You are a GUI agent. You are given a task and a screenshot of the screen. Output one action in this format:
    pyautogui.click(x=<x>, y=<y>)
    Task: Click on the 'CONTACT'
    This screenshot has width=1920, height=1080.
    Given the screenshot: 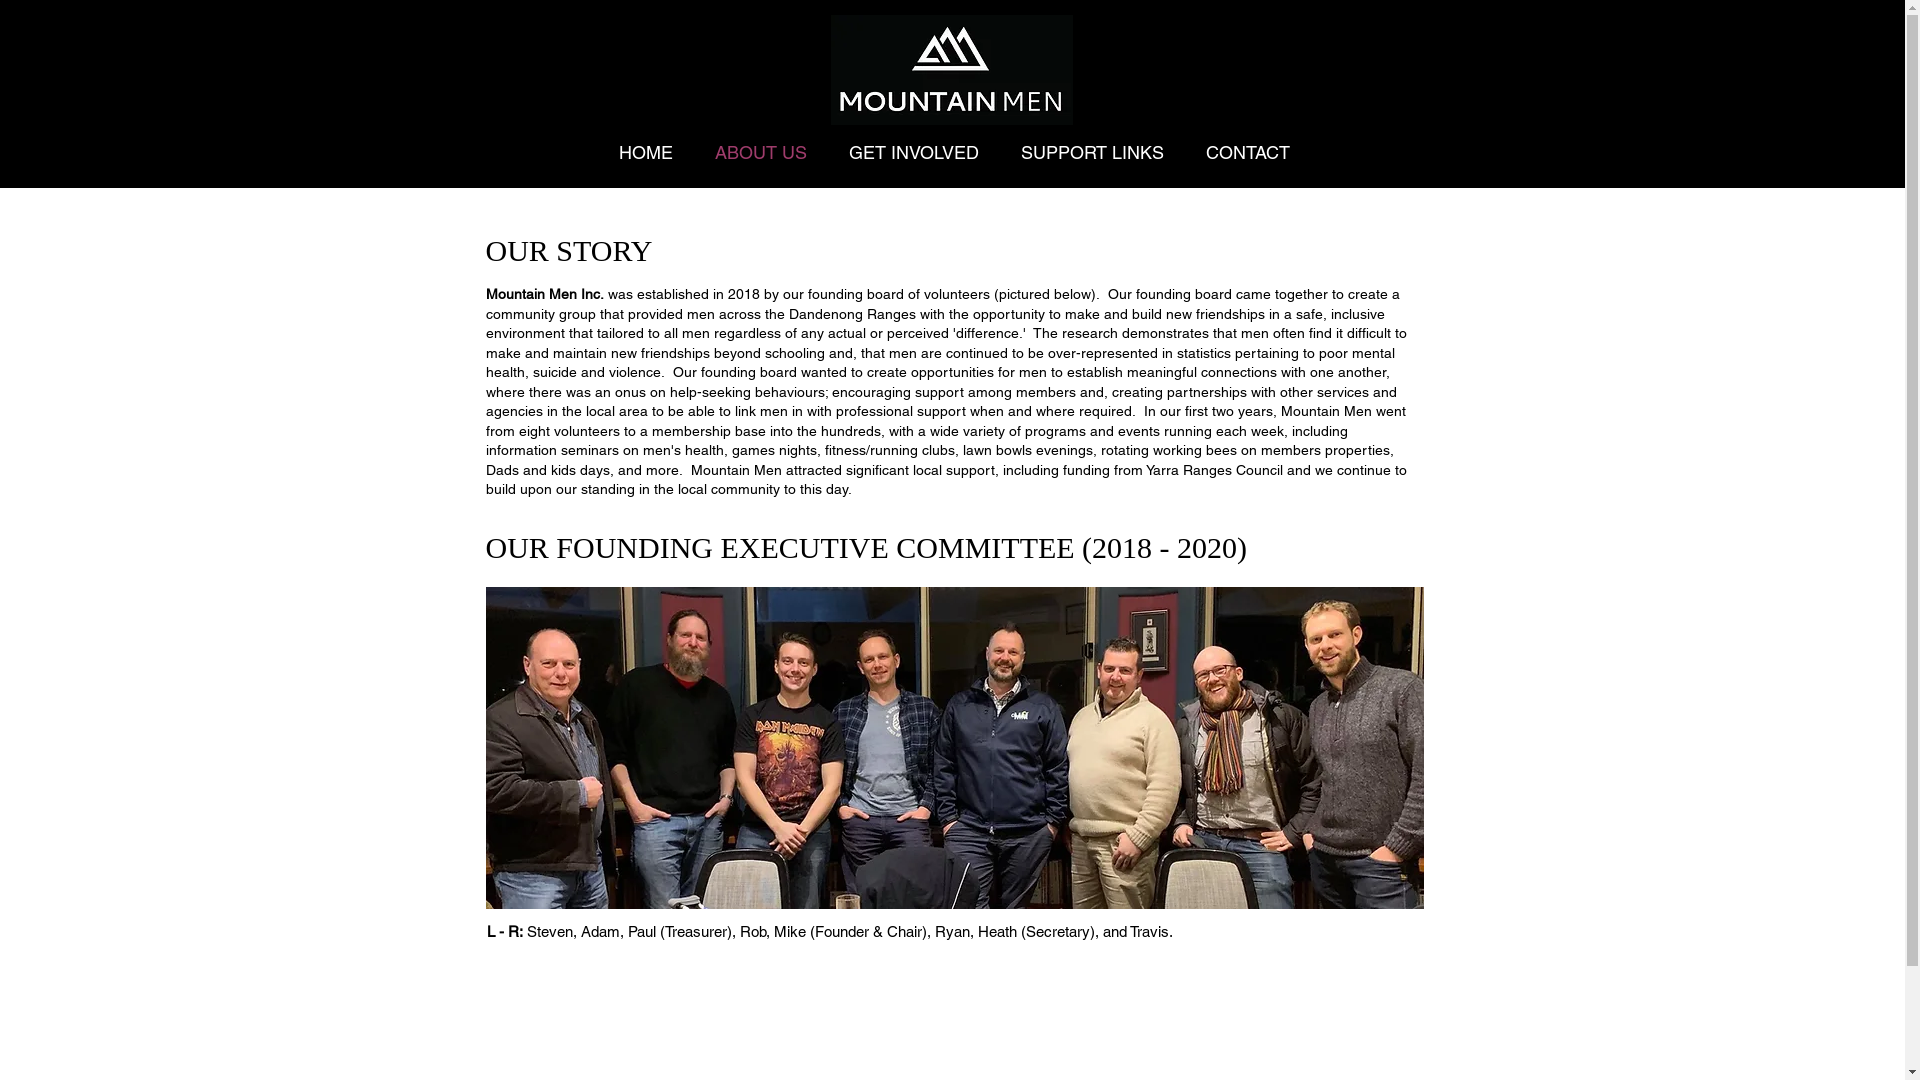 What is the action you would take?
    pyautogui.click(x=1247, y=151)
    